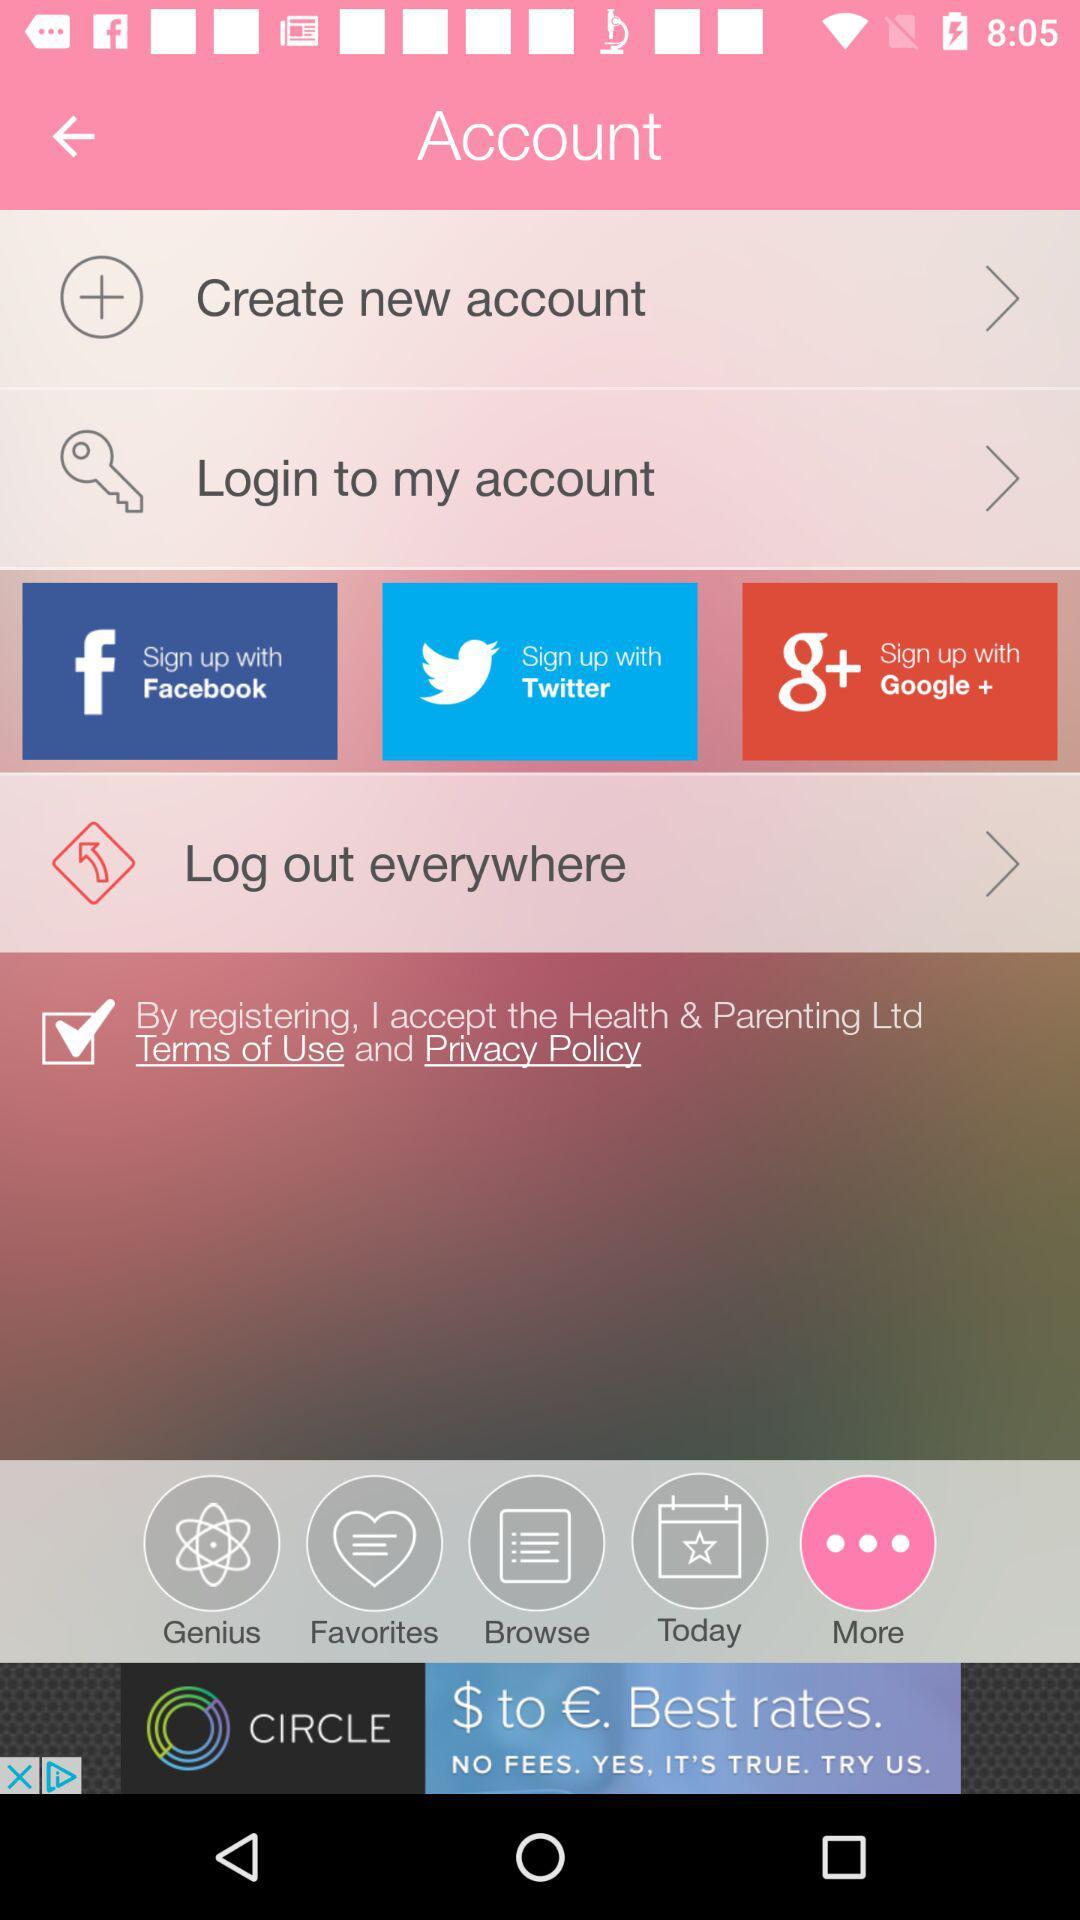  Describe the element at coordinates (898, 671) in the screenshot. I see `link to google account button` at that location.